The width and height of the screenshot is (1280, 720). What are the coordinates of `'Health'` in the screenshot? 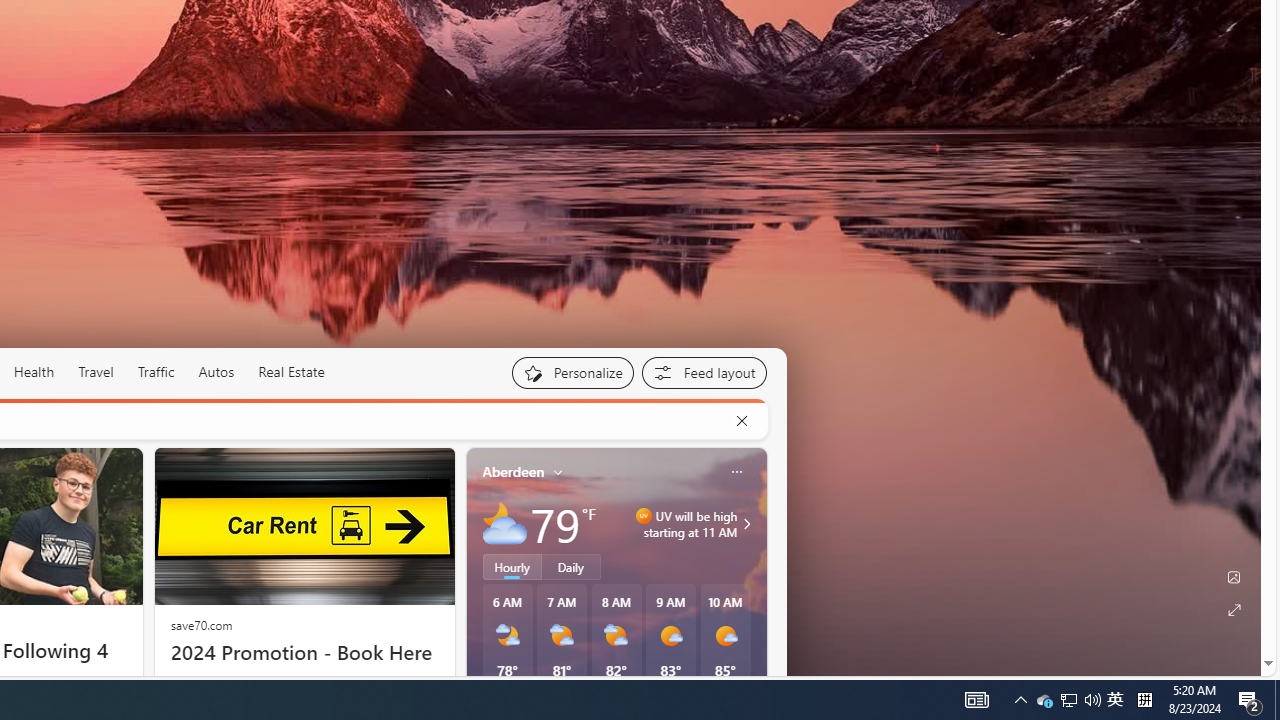 It's located at (34, 371).